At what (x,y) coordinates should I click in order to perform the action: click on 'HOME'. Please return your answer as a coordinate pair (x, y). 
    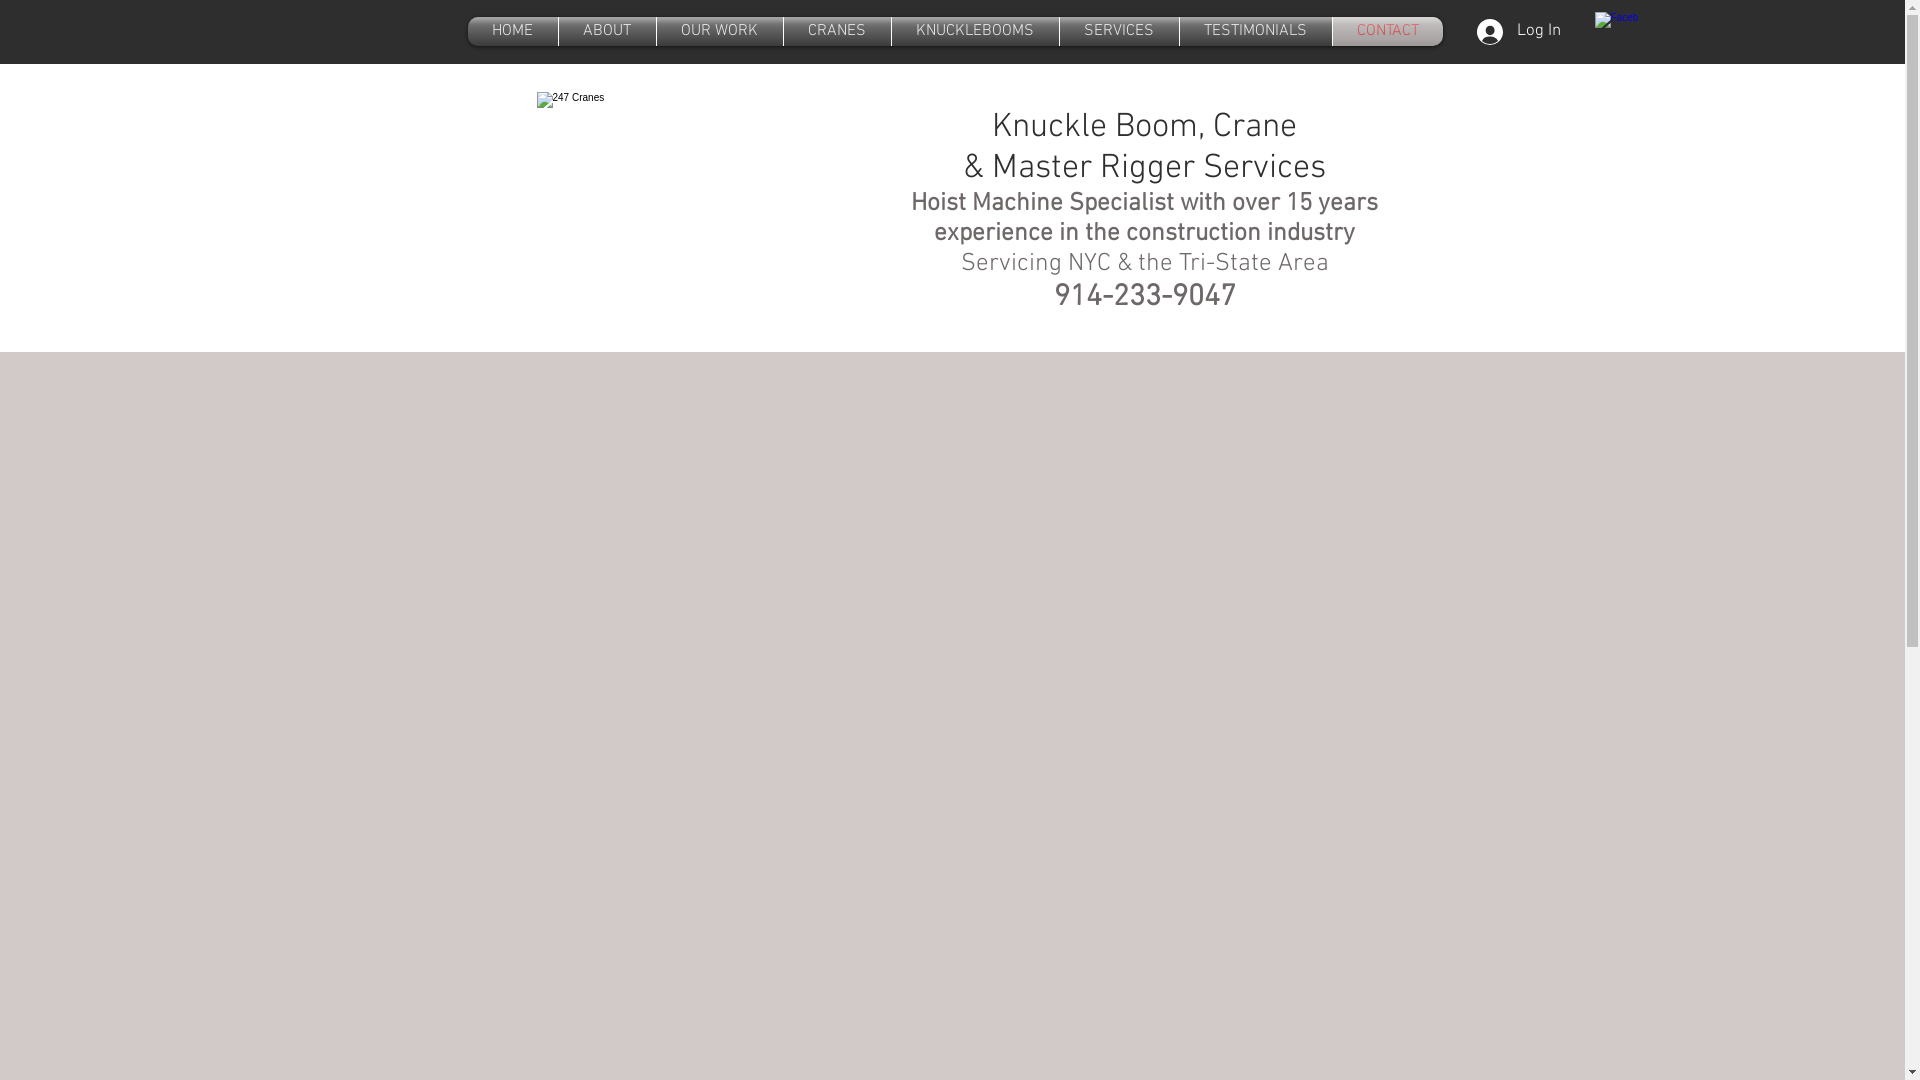
    Looking at the image, I should click on (513, 31).